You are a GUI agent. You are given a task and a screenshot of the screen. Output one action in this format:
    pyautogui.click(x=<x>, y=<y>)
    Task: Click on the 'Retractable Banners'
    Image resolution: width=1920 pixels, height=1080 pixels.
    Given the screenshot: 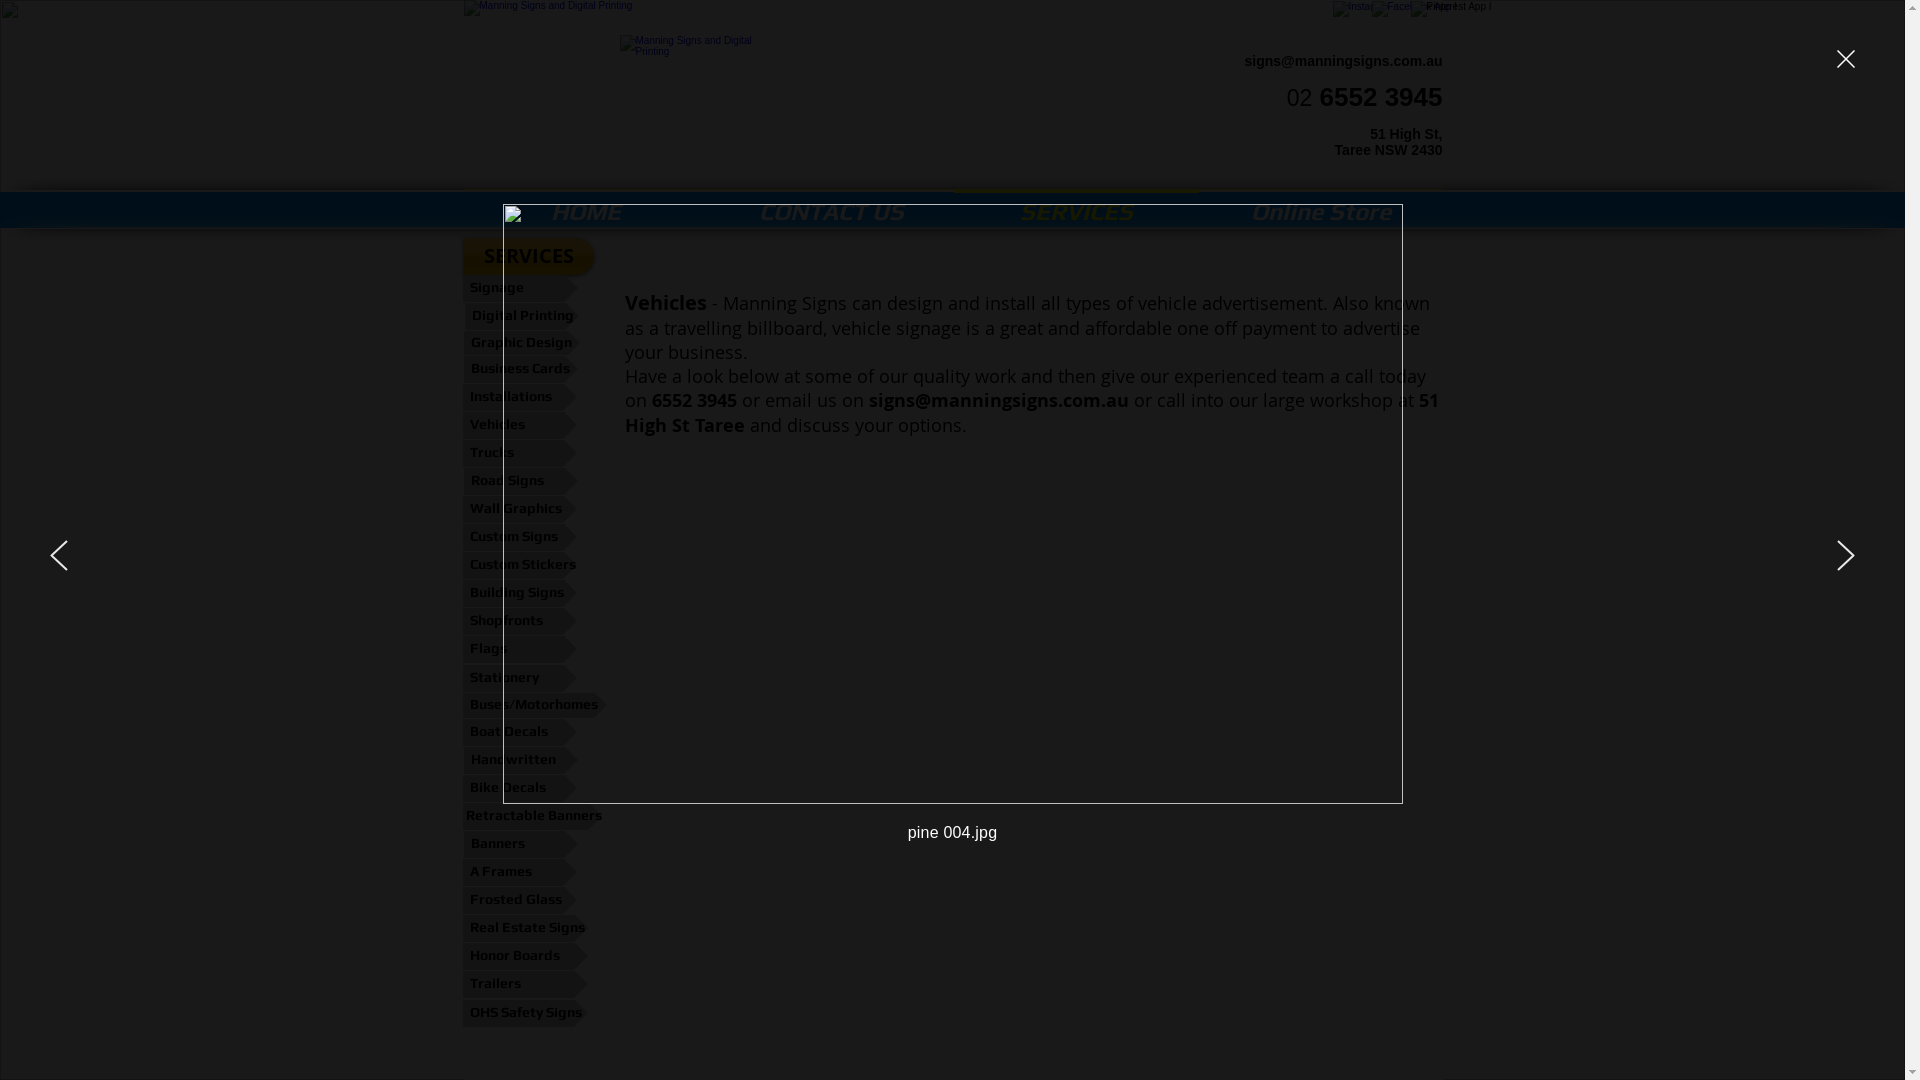 What is the action you would take?
    pyautogui.click(x=531, y=815)
    